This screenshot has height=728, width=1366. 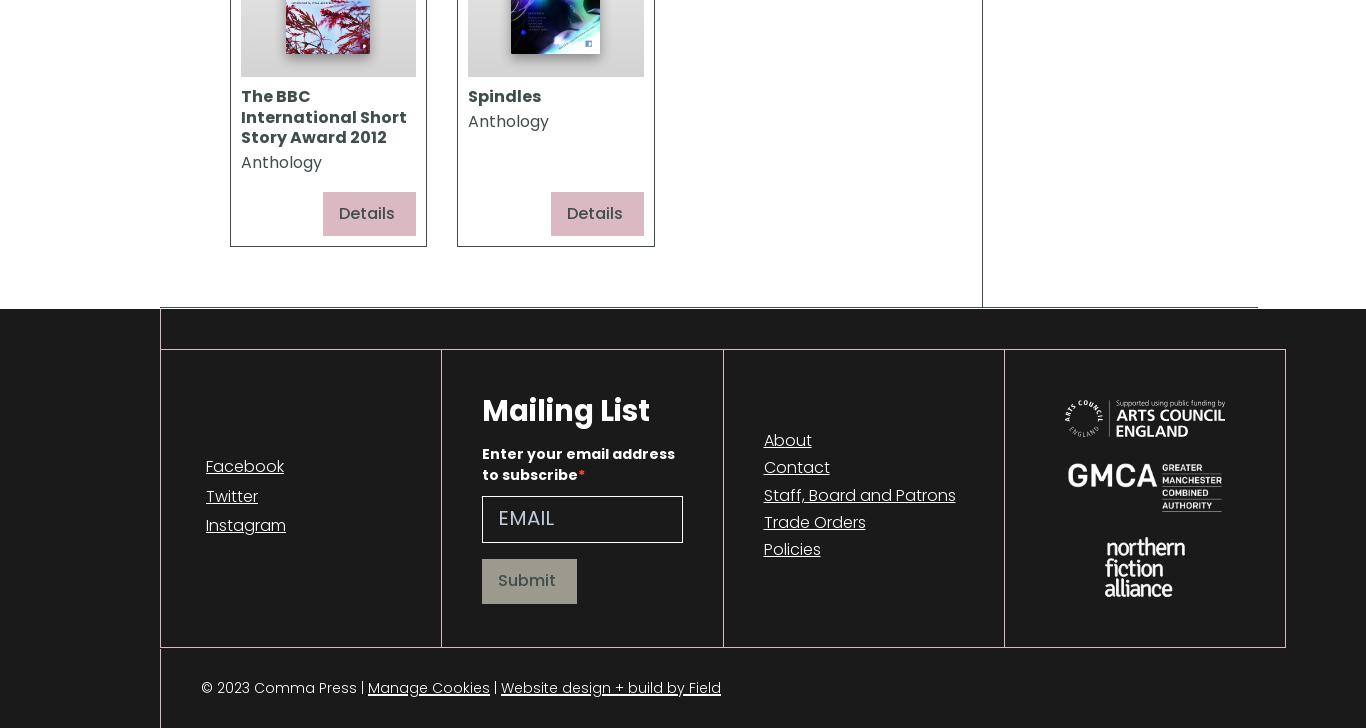 I want to click on 'Staff, Board and Patrons', so click(x=857, y=494).